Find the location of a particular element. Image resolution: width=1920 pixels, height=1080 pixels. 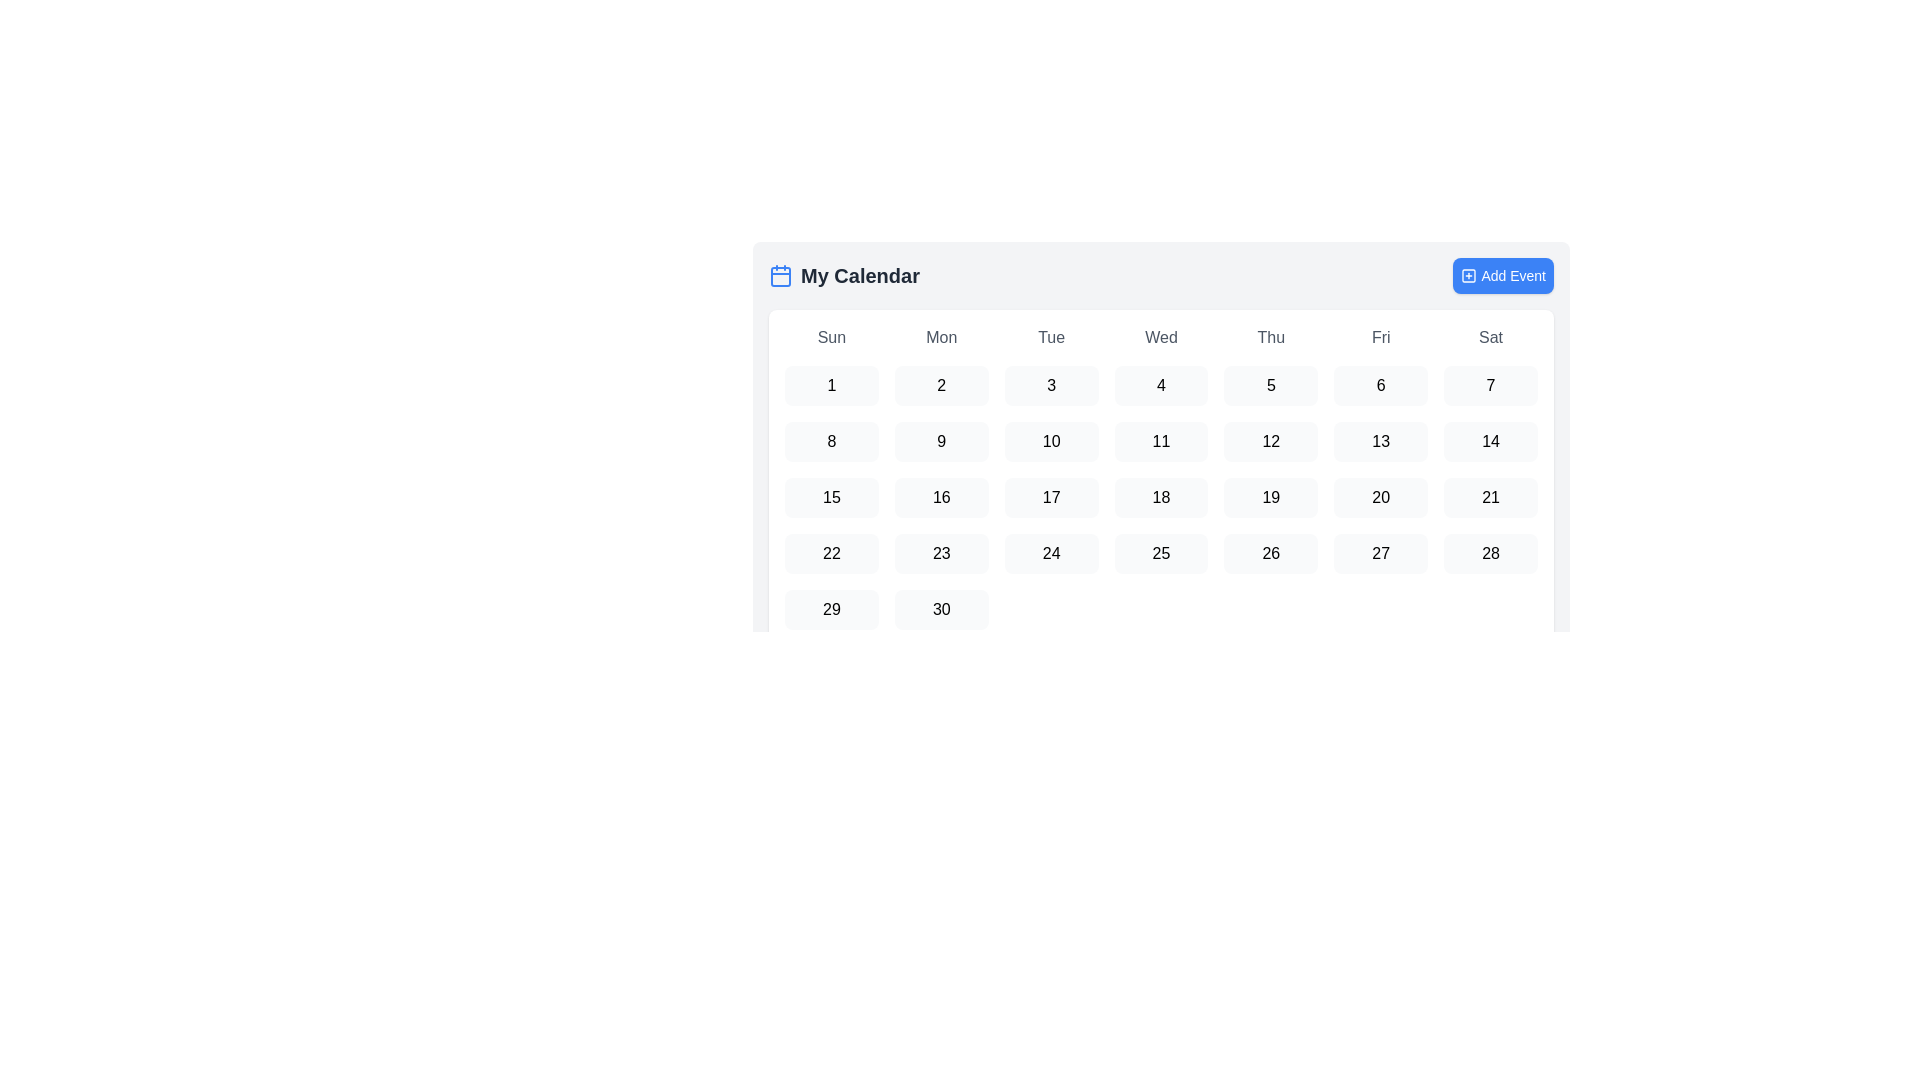

the static text element that serves as a title or heading for the calendar, located at the top-left corner of the calendar interface, immediately right to the calendar icon is located at coordinates (860, 276).